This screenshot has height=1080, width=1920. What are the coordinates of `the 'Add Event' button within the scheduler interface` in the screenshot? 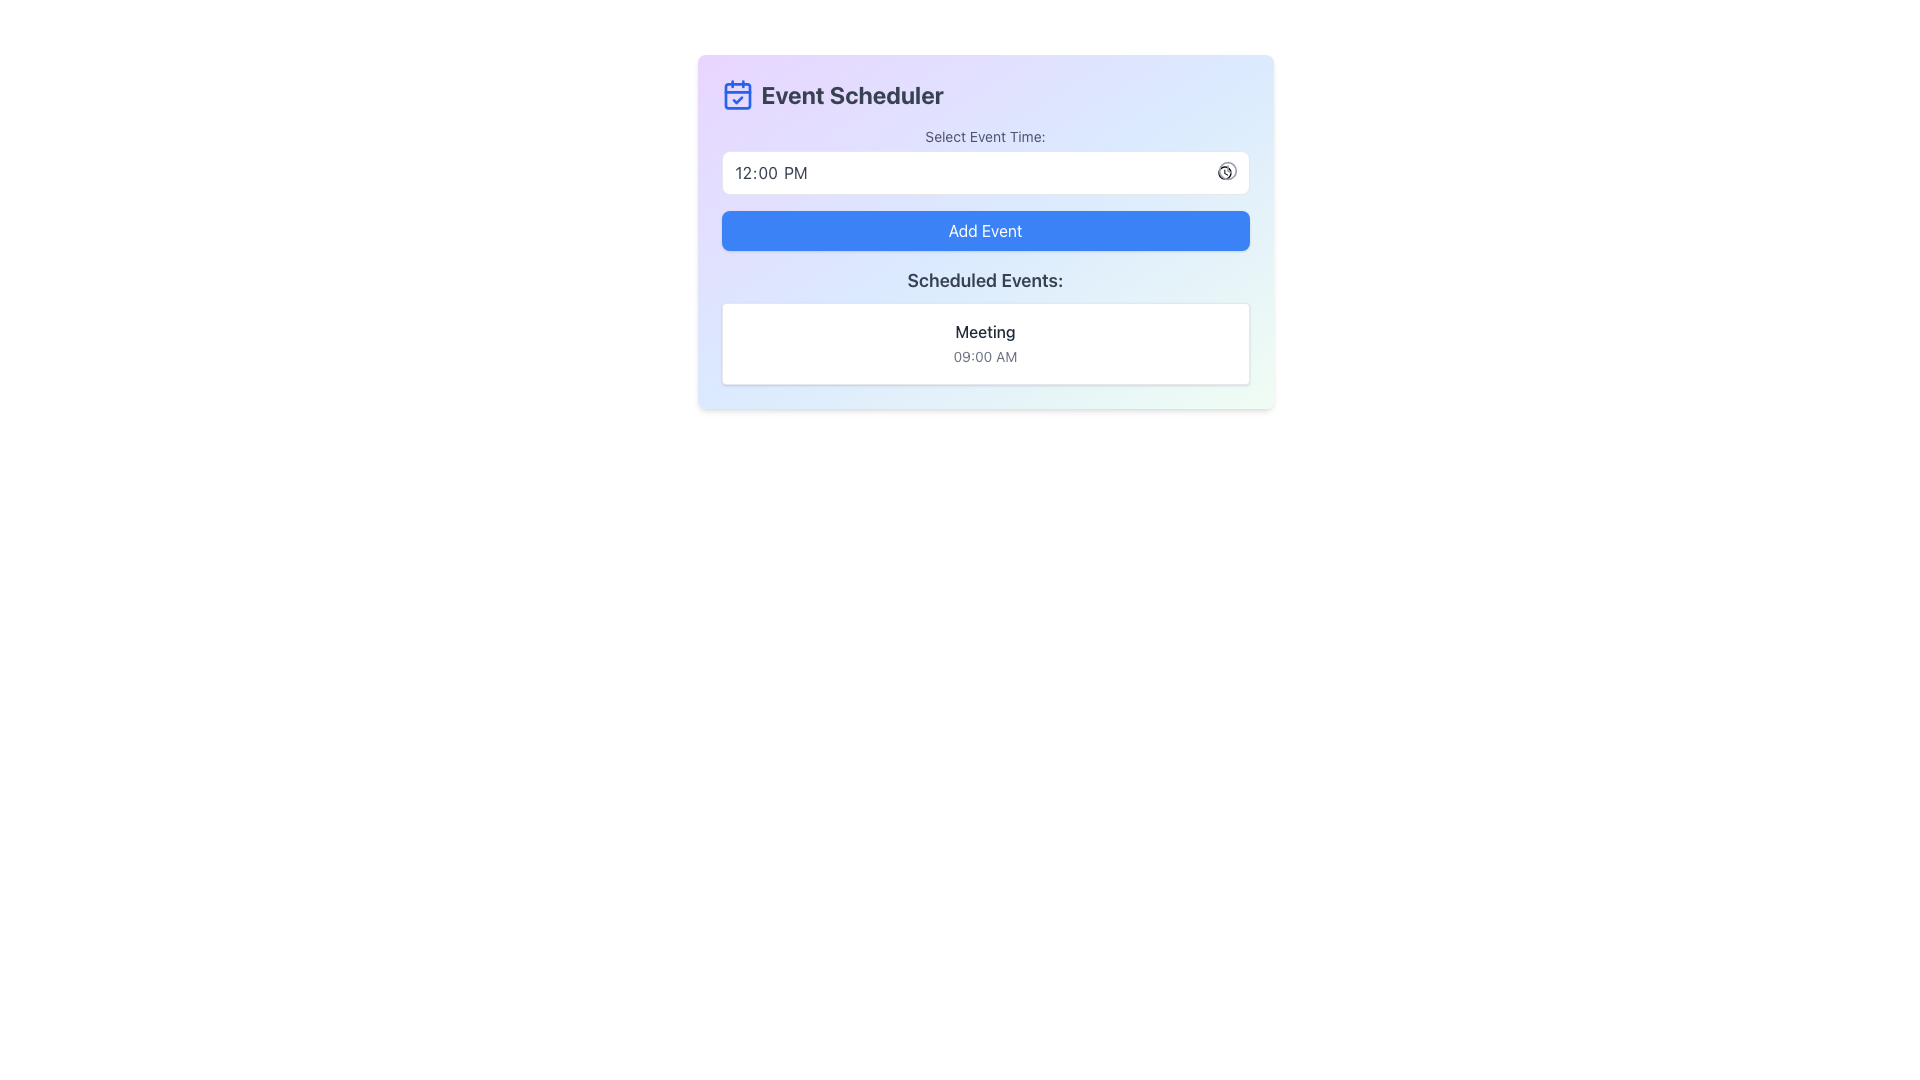 It's located at (985, 230).